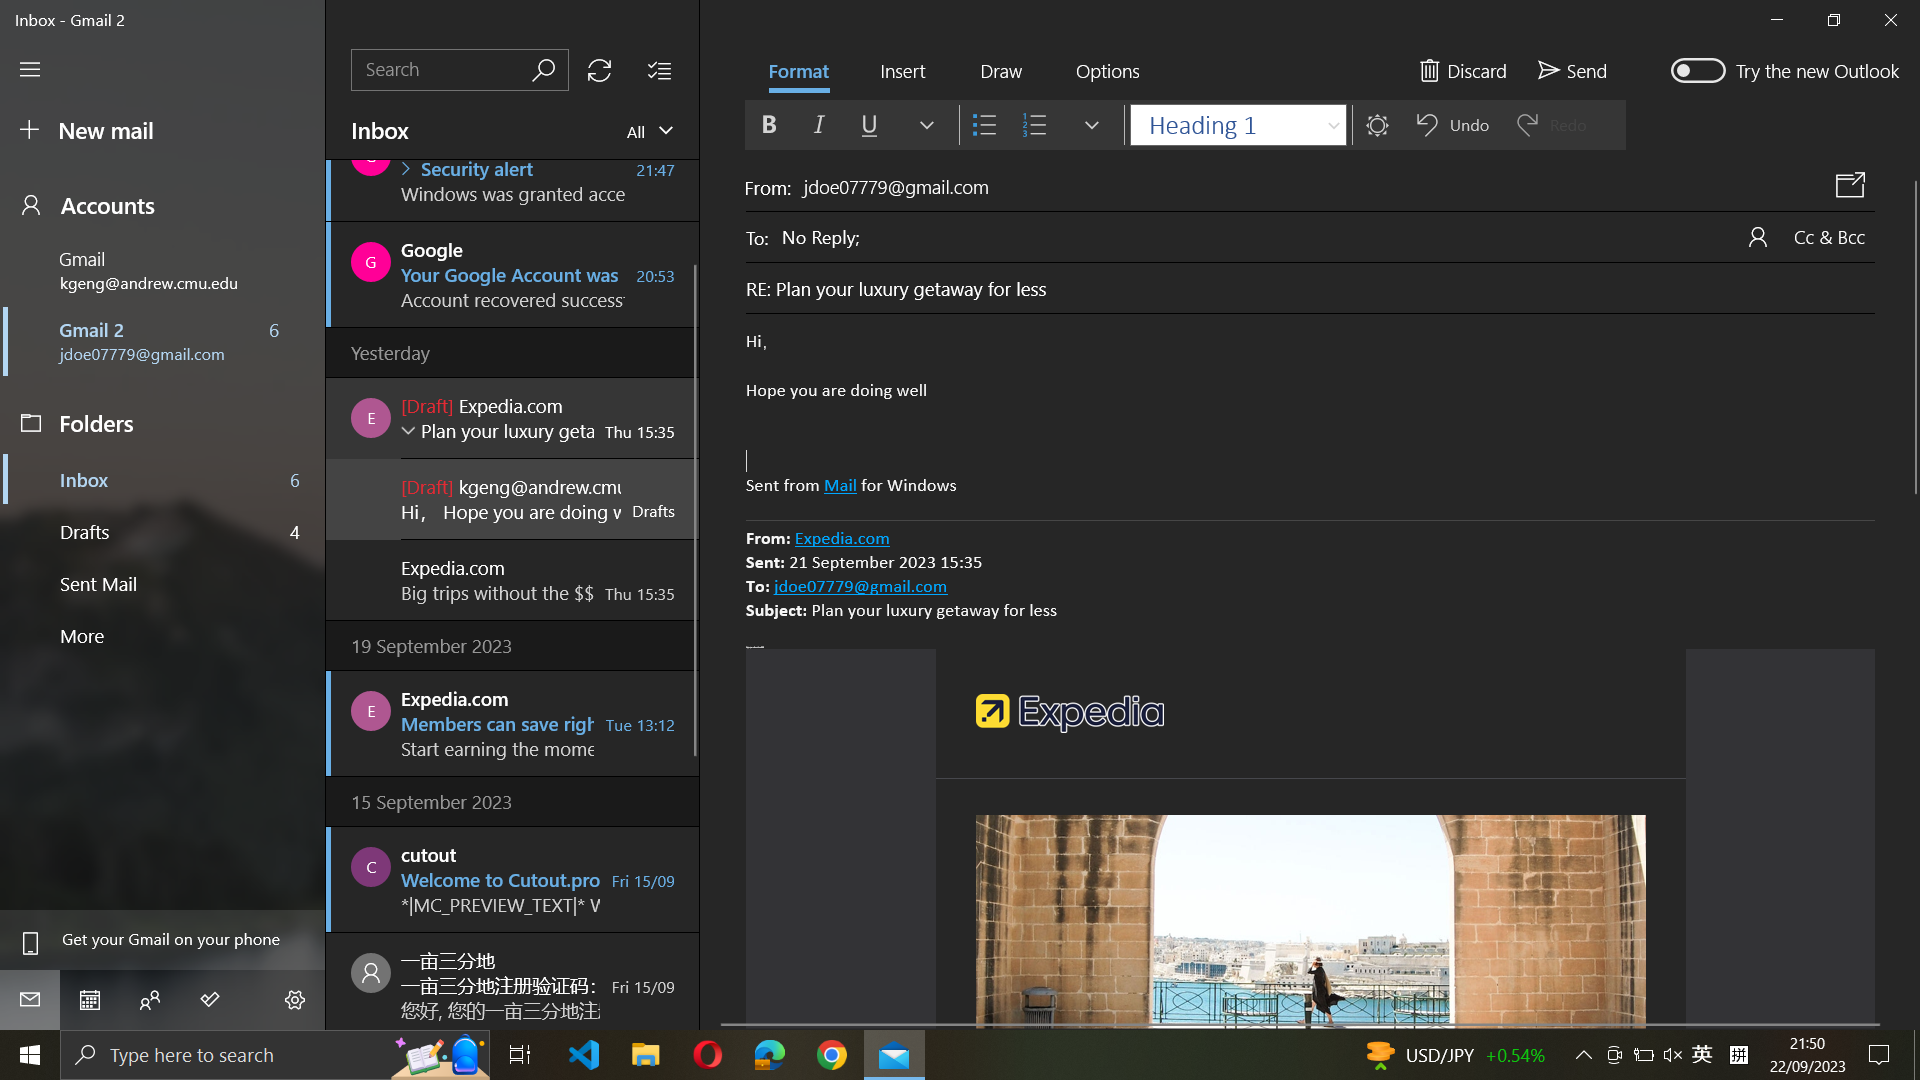 The image size is (1920, 1080). What do you see at coordinates (1310, 414) in the screenshot?
I see `bold and italic formatting to all the content present in the mail body` at bounding box center [1310, 414].